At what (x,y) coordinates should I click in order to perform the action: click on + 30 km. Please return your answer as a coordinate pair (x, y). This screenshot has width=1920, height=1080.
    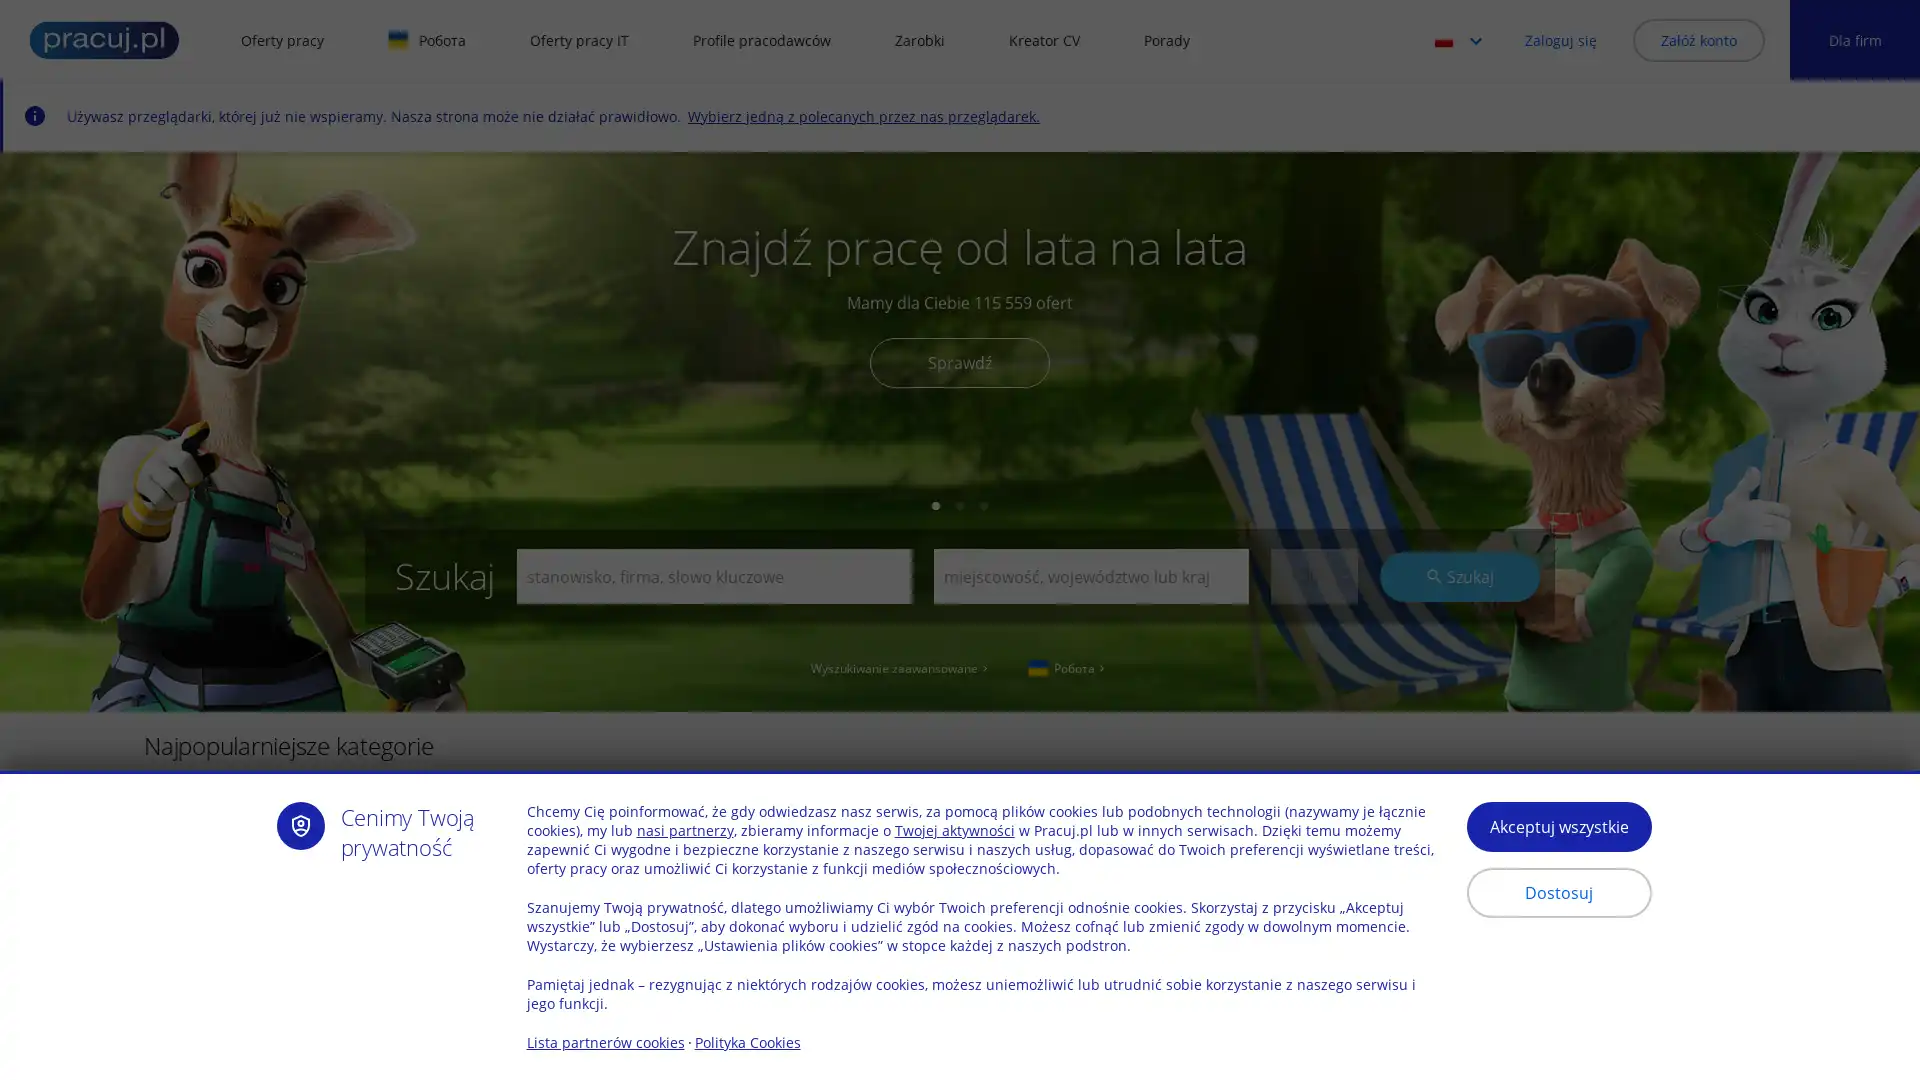
    Looking at the image, I should click on (1313, 797).